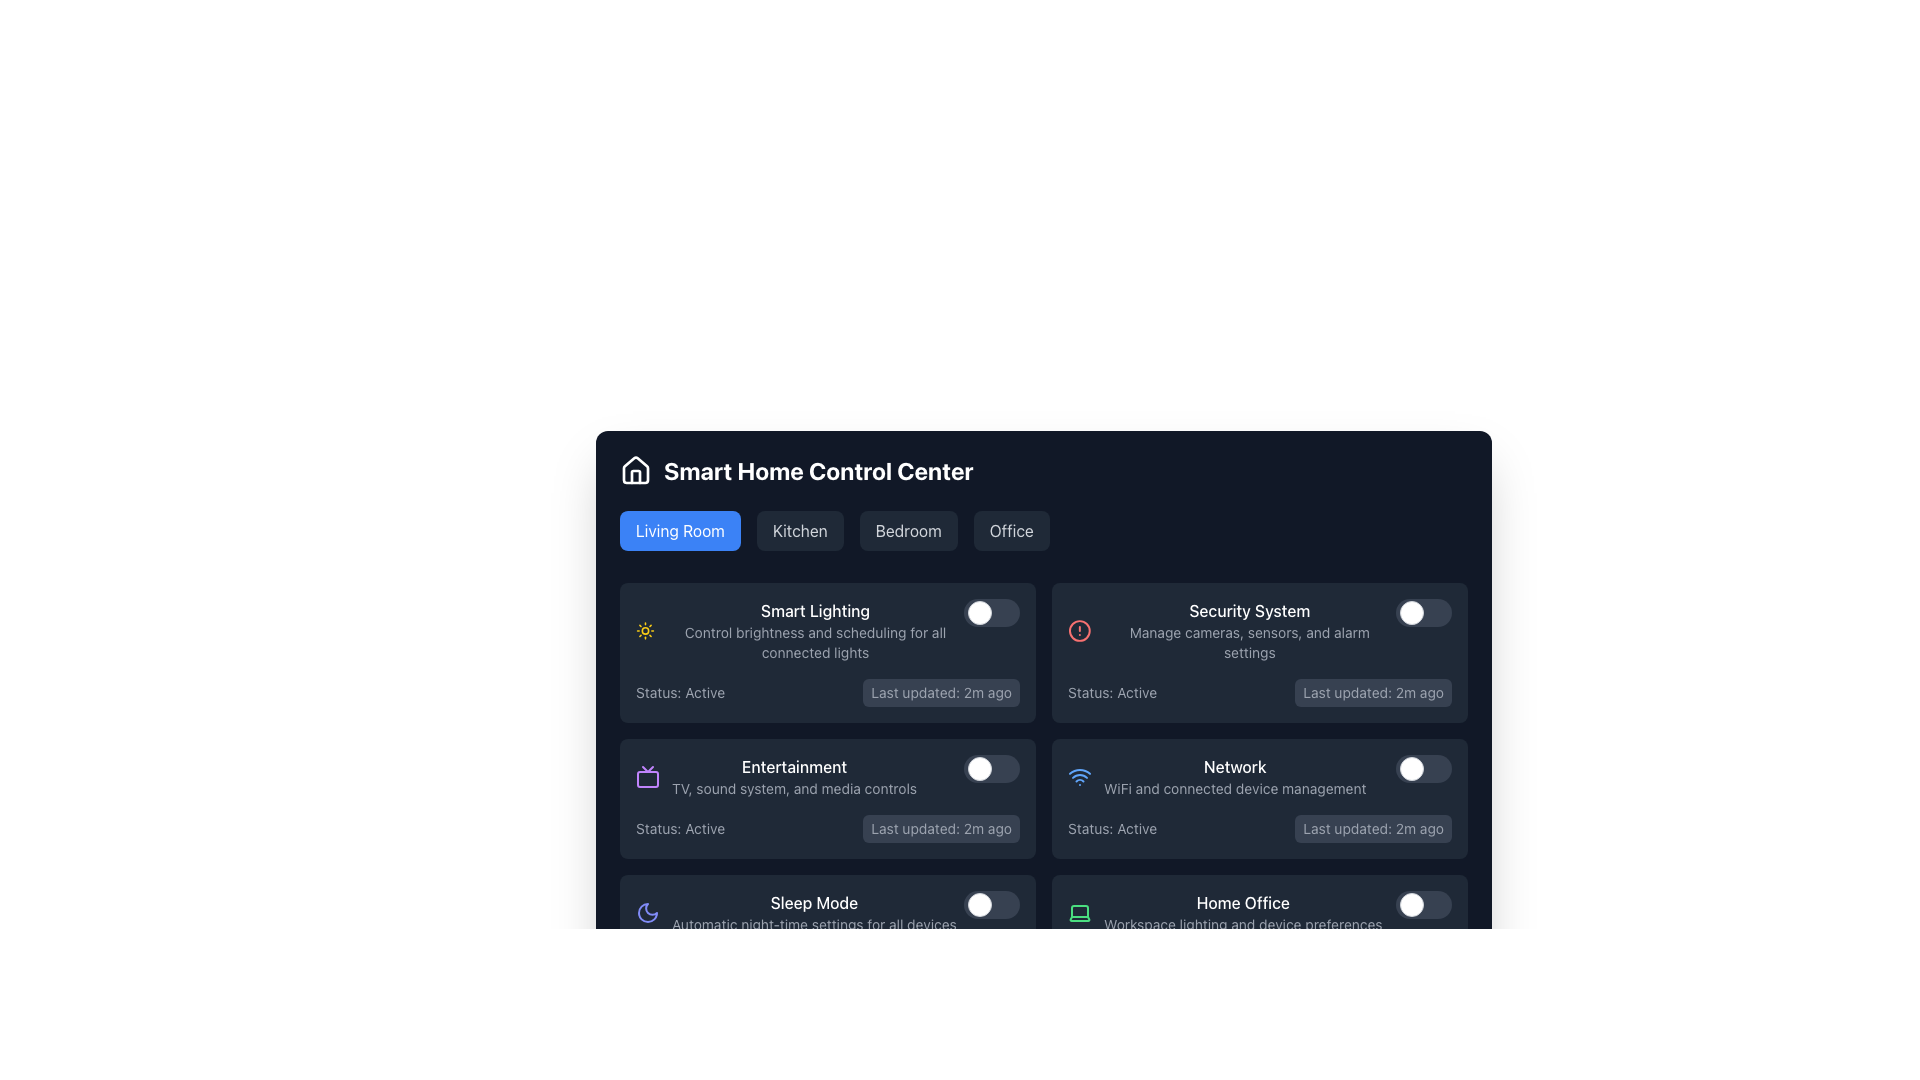 This screenshot has width=1920, height=1080. Describe the element at coordinates (1234, 788) in the screenshot. I see `text label that reads 'WiFi and connected device management' located beneath the 'Network' title within the card labeled 'Network'` at that location.